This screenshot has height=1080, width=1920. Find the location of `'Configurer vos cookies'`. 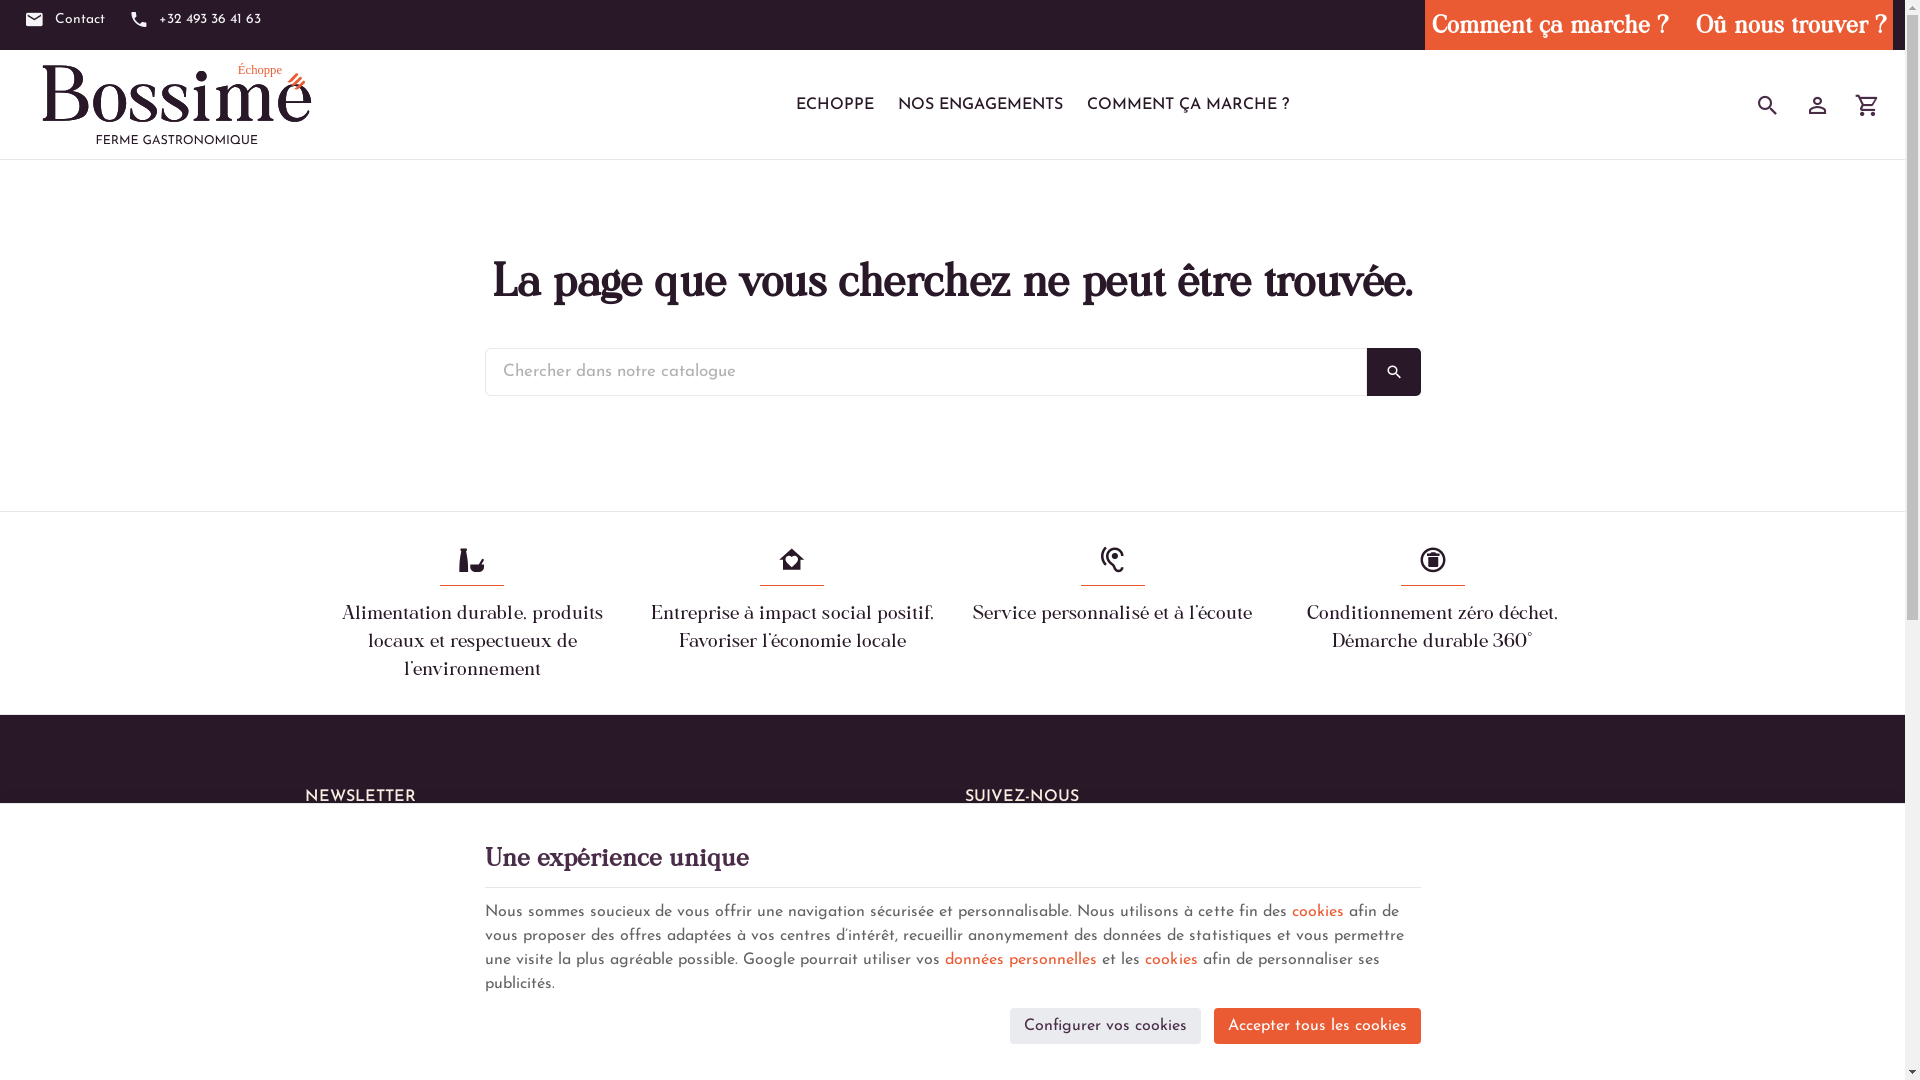

'Configurer vos cookies' is located at coordinates (1009, 1026).